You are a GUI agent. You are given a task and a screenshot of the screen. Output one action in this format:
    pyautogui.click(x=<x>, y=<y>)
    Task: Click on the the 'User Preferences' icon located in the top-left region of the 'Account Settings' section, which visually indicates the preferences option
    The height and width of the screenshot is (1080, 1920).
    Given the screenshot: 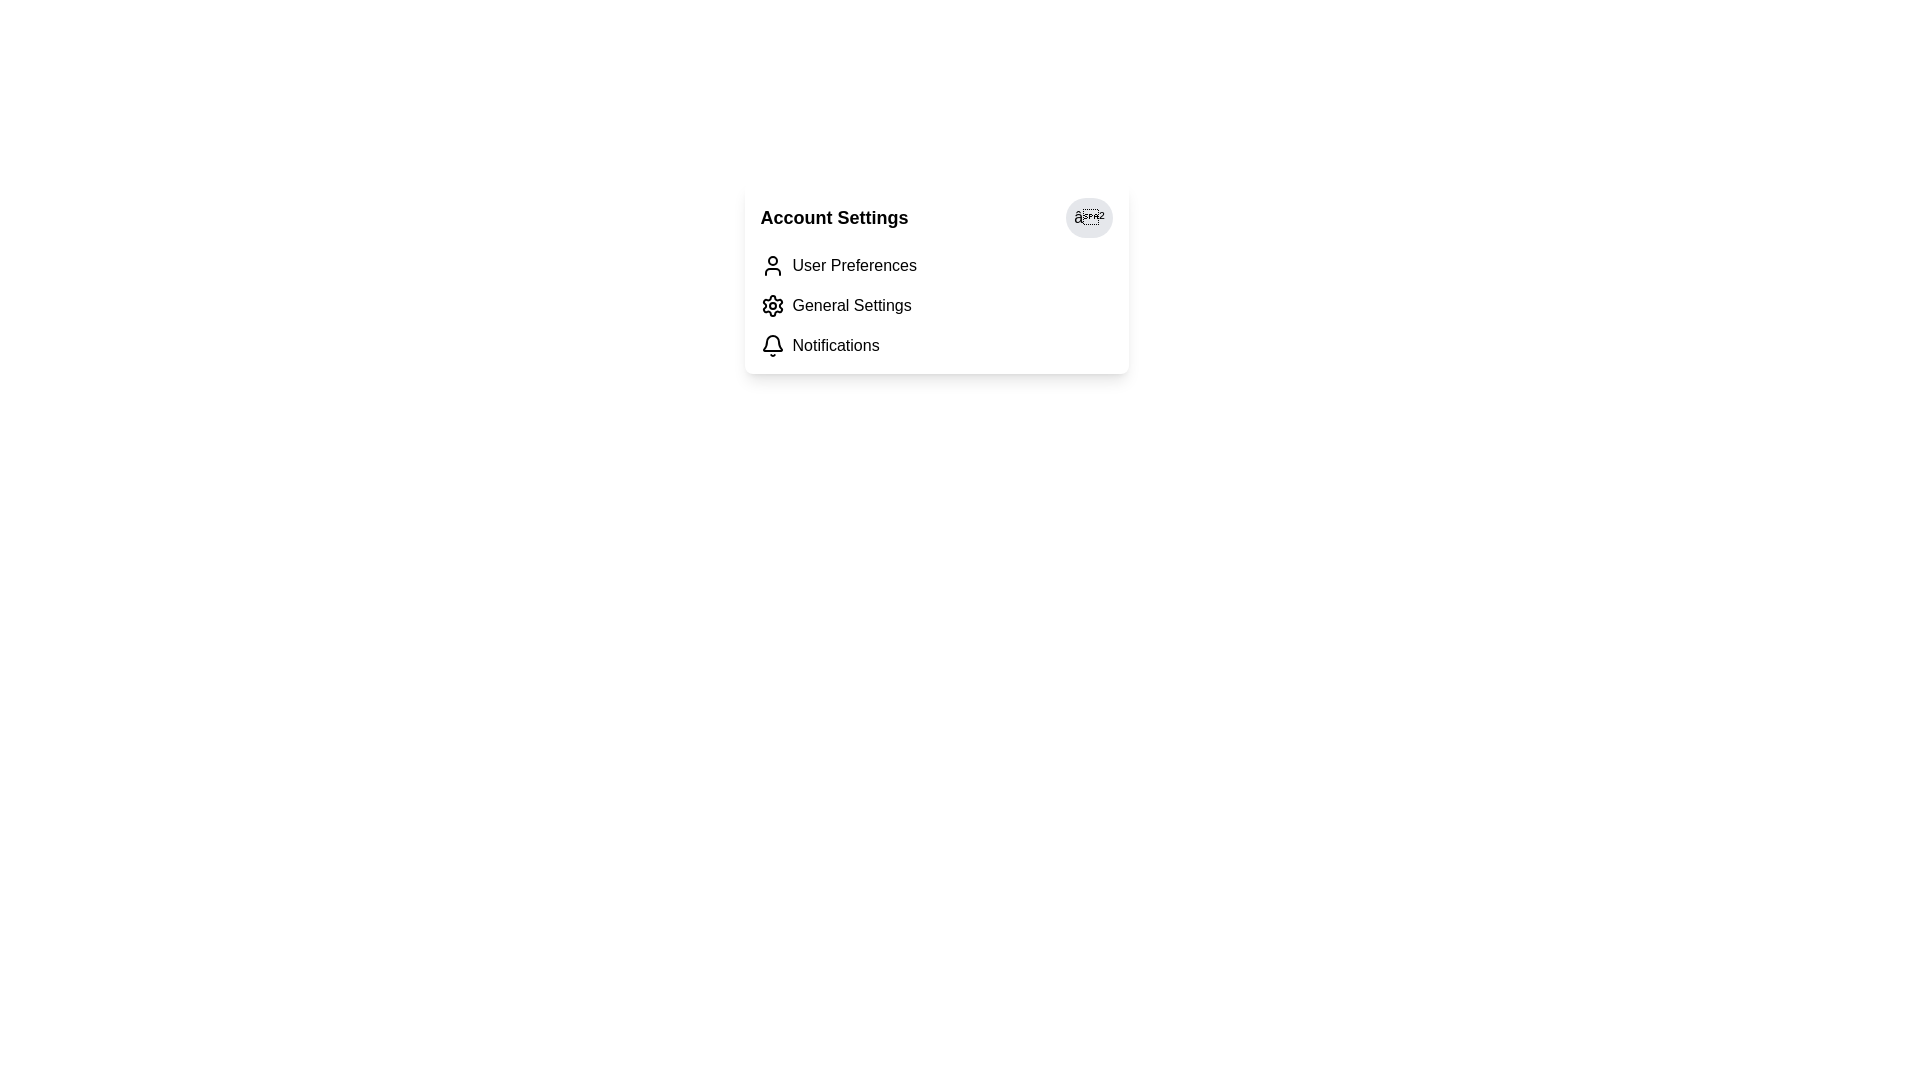 What is the action you would take?
    pyautogui.click(x=771, y=265)
    